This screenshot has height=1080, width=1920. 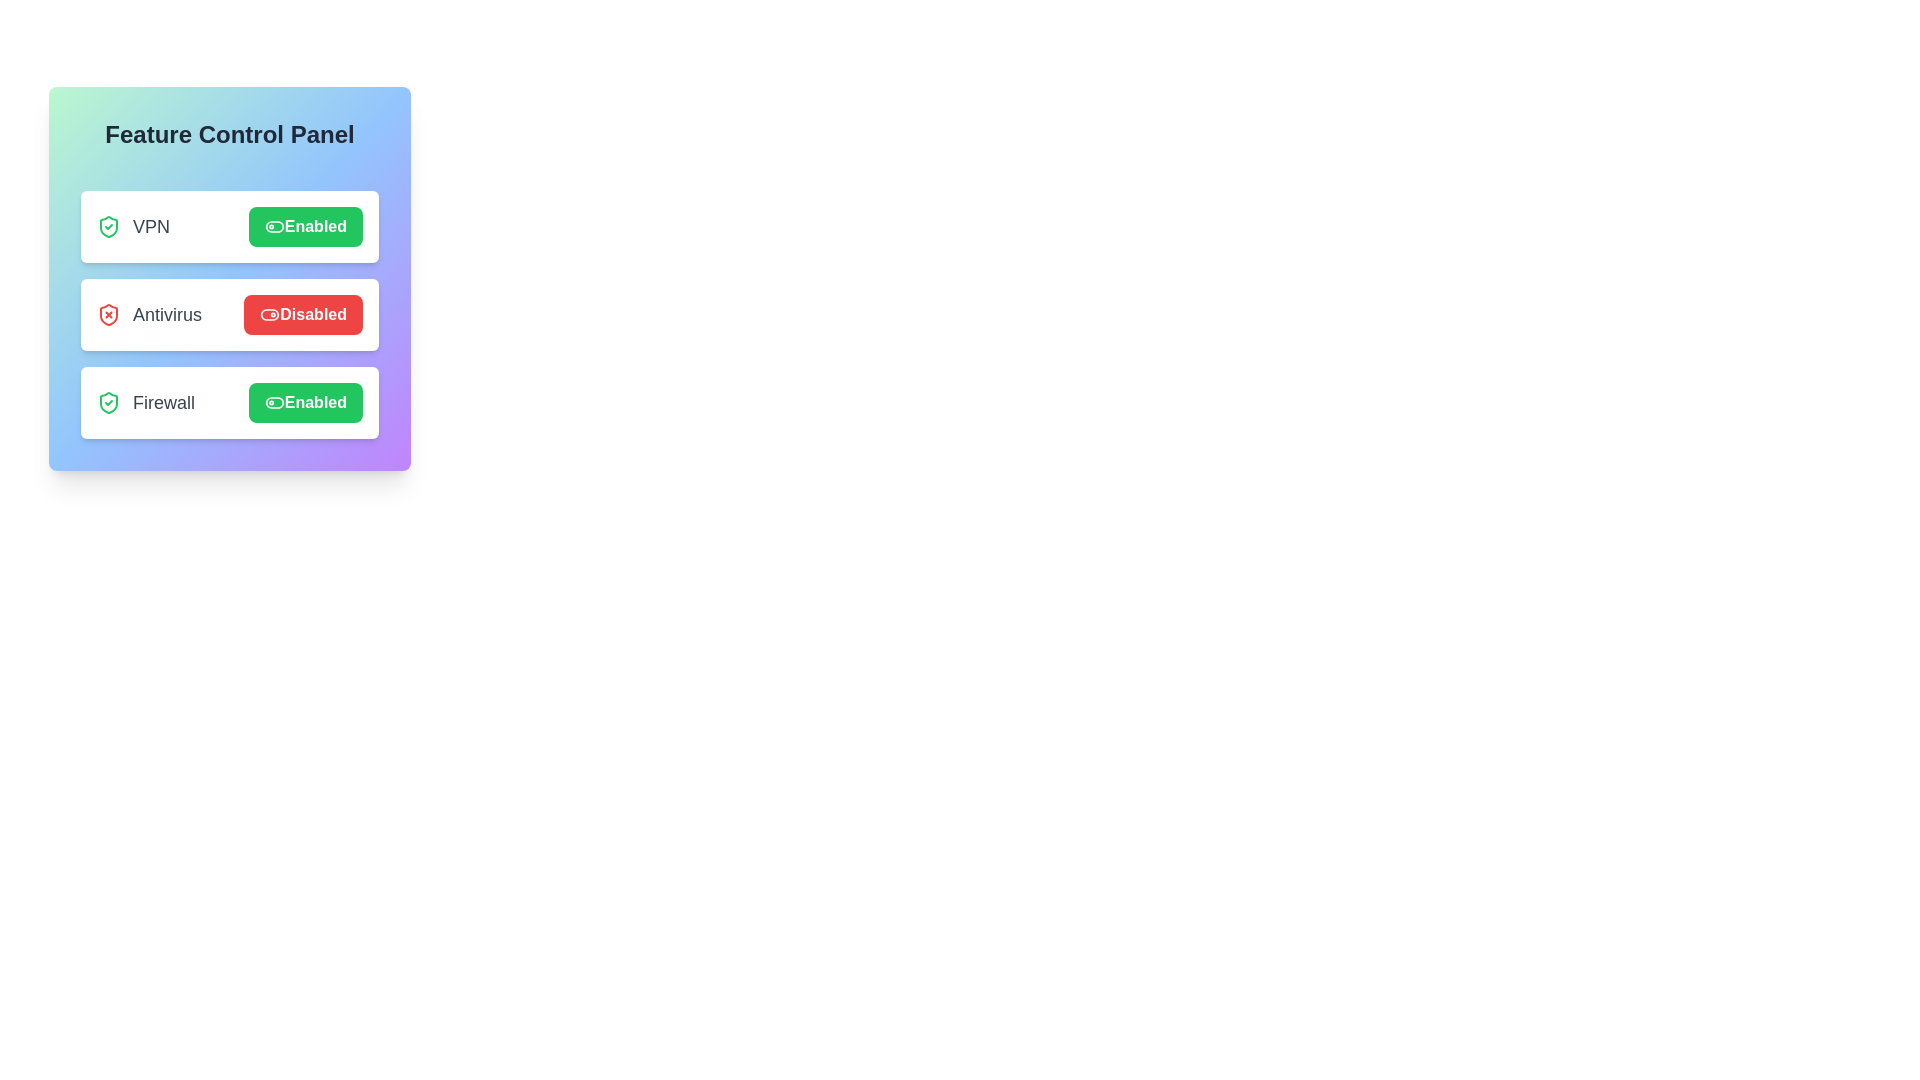 What do you see at coordinates (304, 402) in the screenshot?
I see `the Firewall button to observe visual changes` at bounding box center [304, 402].